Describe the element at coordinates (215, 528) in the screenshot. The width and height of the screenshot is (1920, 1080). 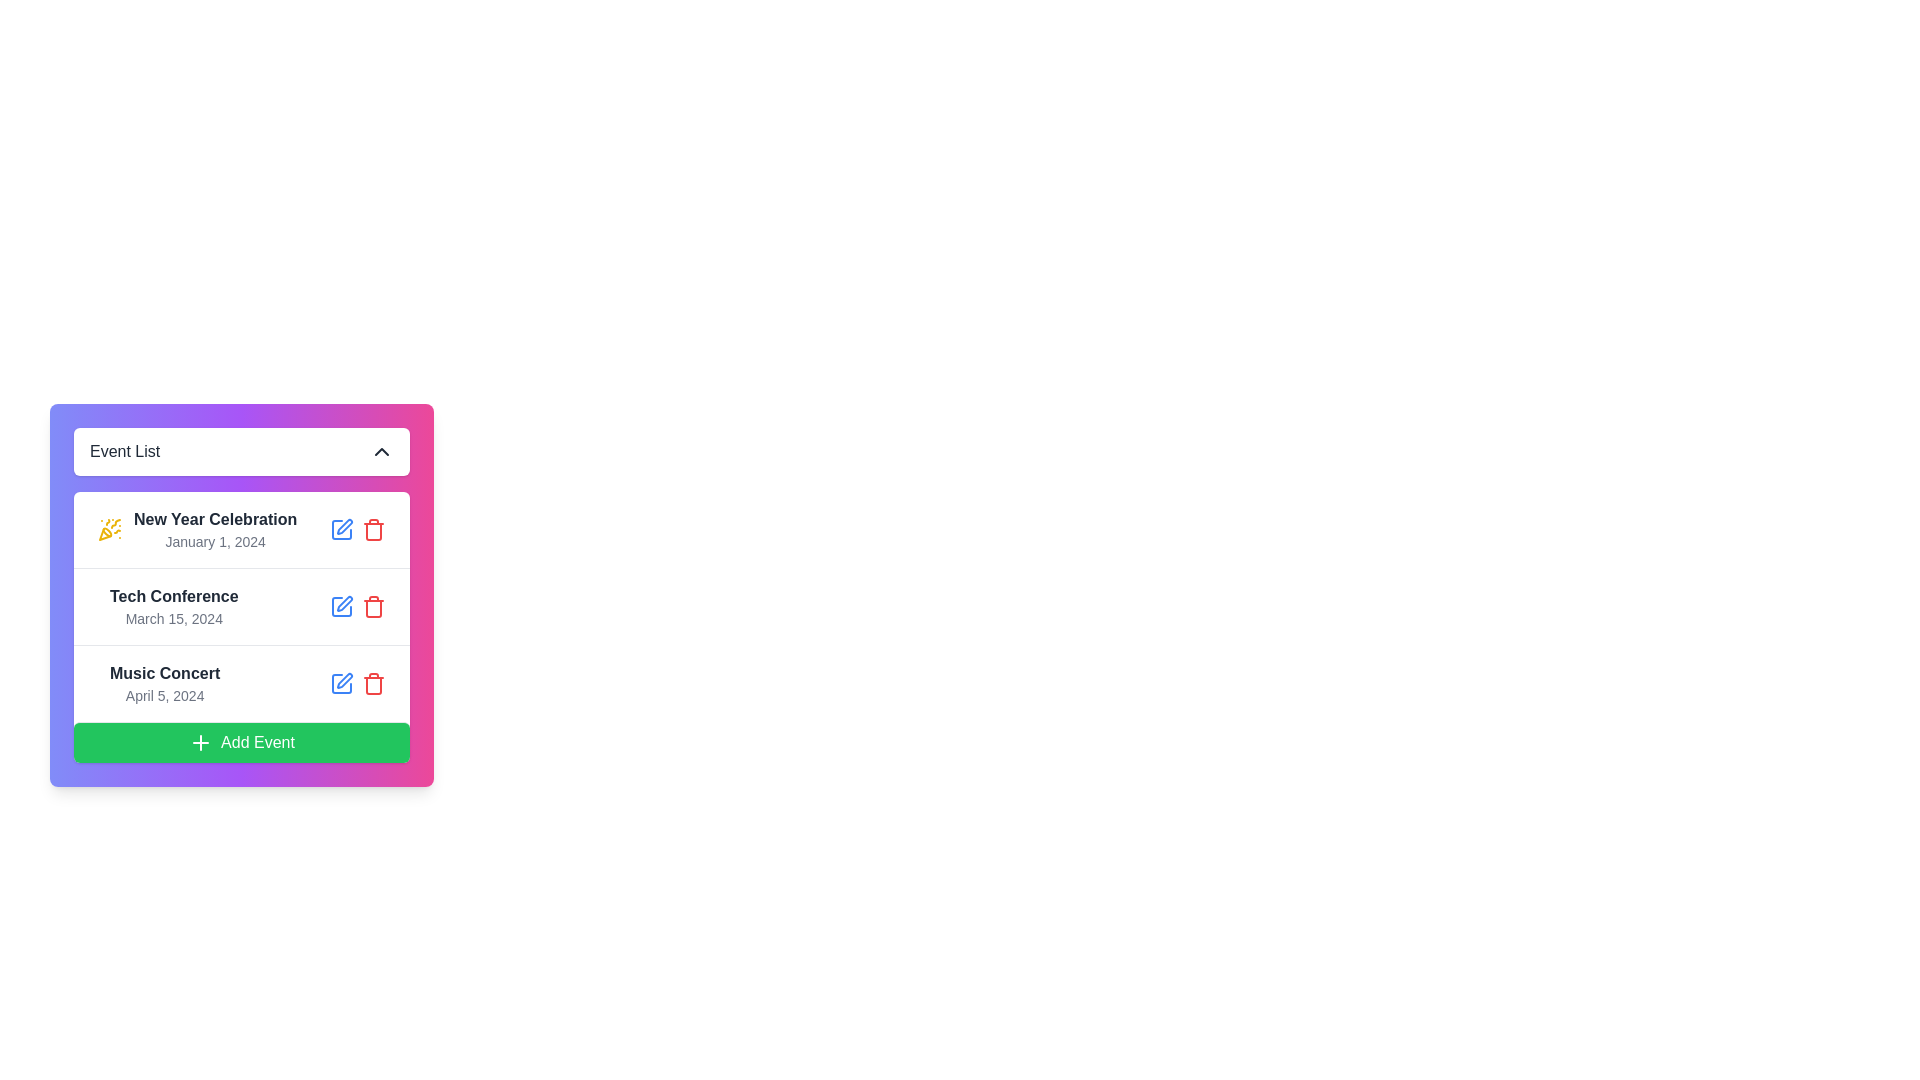
I see `the text display containing 'New Year Celebration' and 'January 1, 2024', located in the first row of the event list, to the right of the yellow party-popper icon` at that location.